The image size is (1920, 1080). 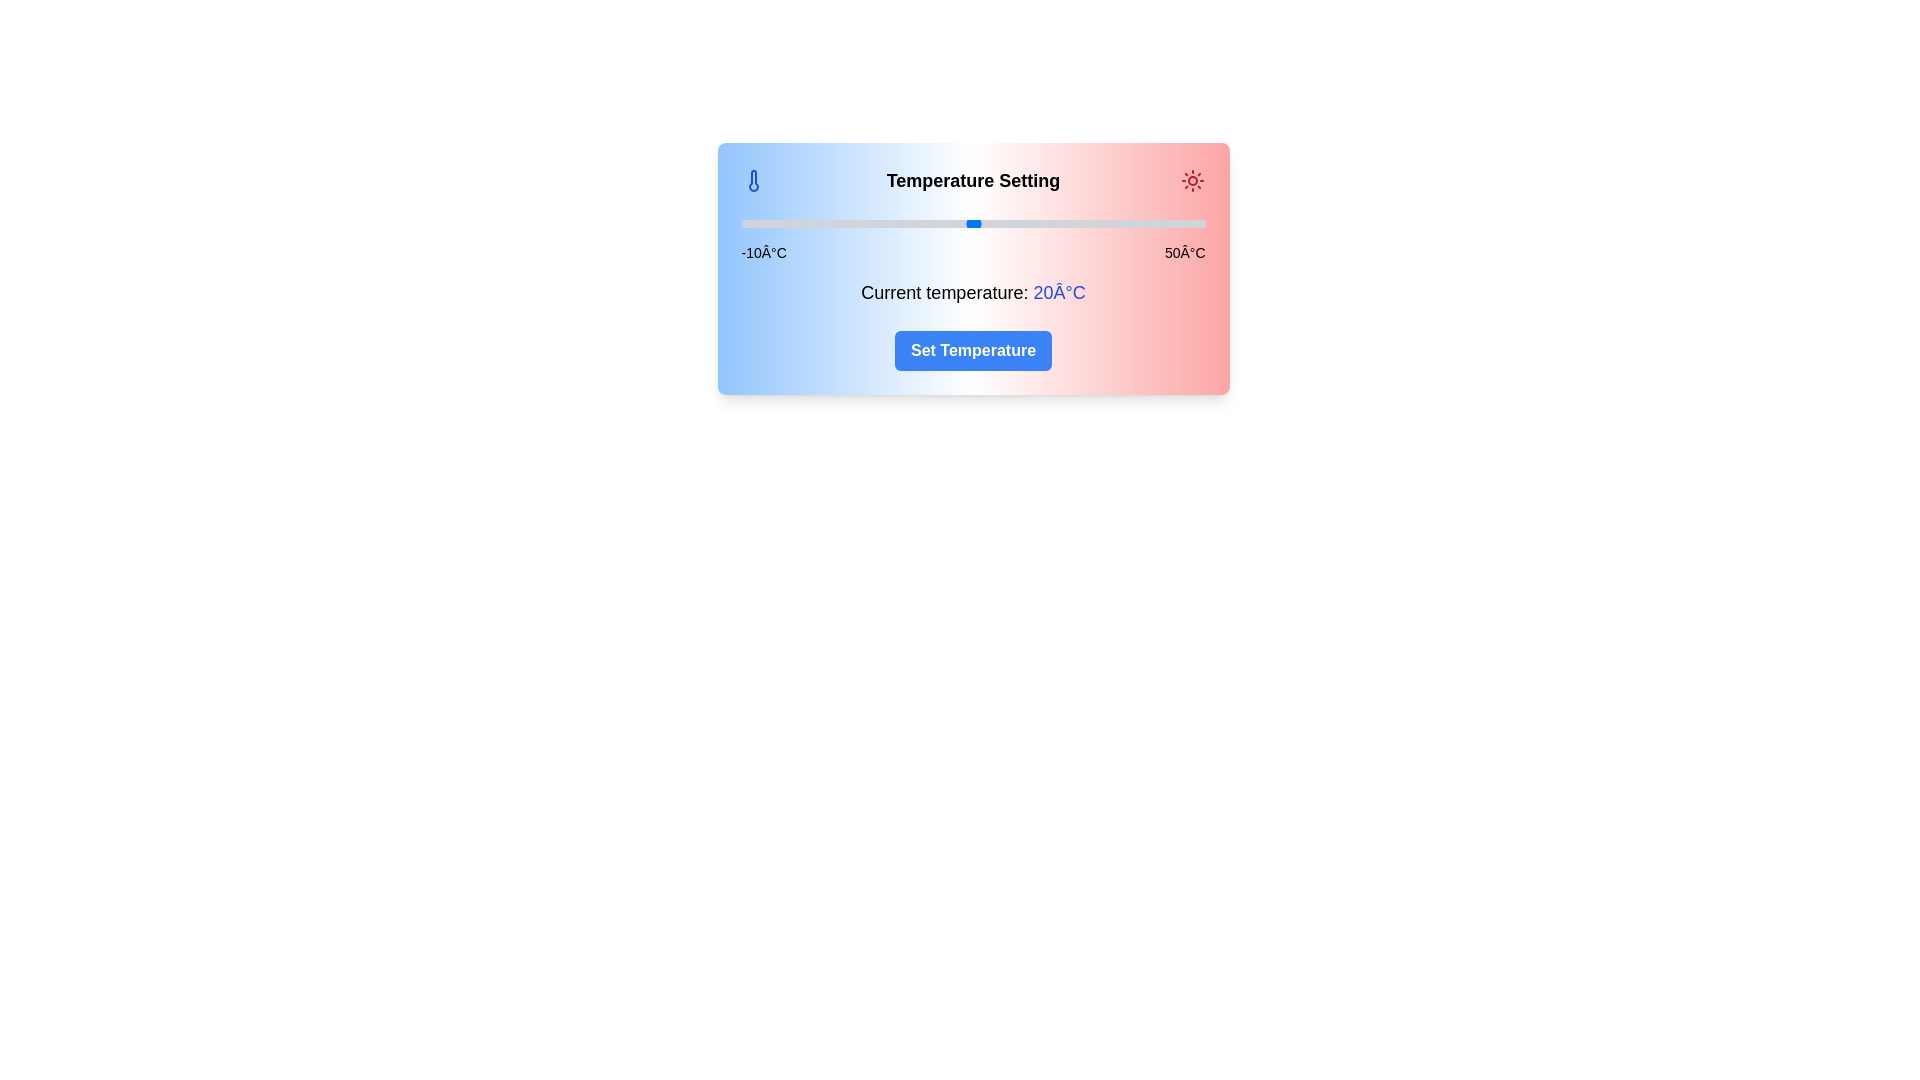 What do you see at coordinates (1143, 223) in the screenshot?
I see `the slider to set the temperature to 42°C` at bounding box center [1143, 223].